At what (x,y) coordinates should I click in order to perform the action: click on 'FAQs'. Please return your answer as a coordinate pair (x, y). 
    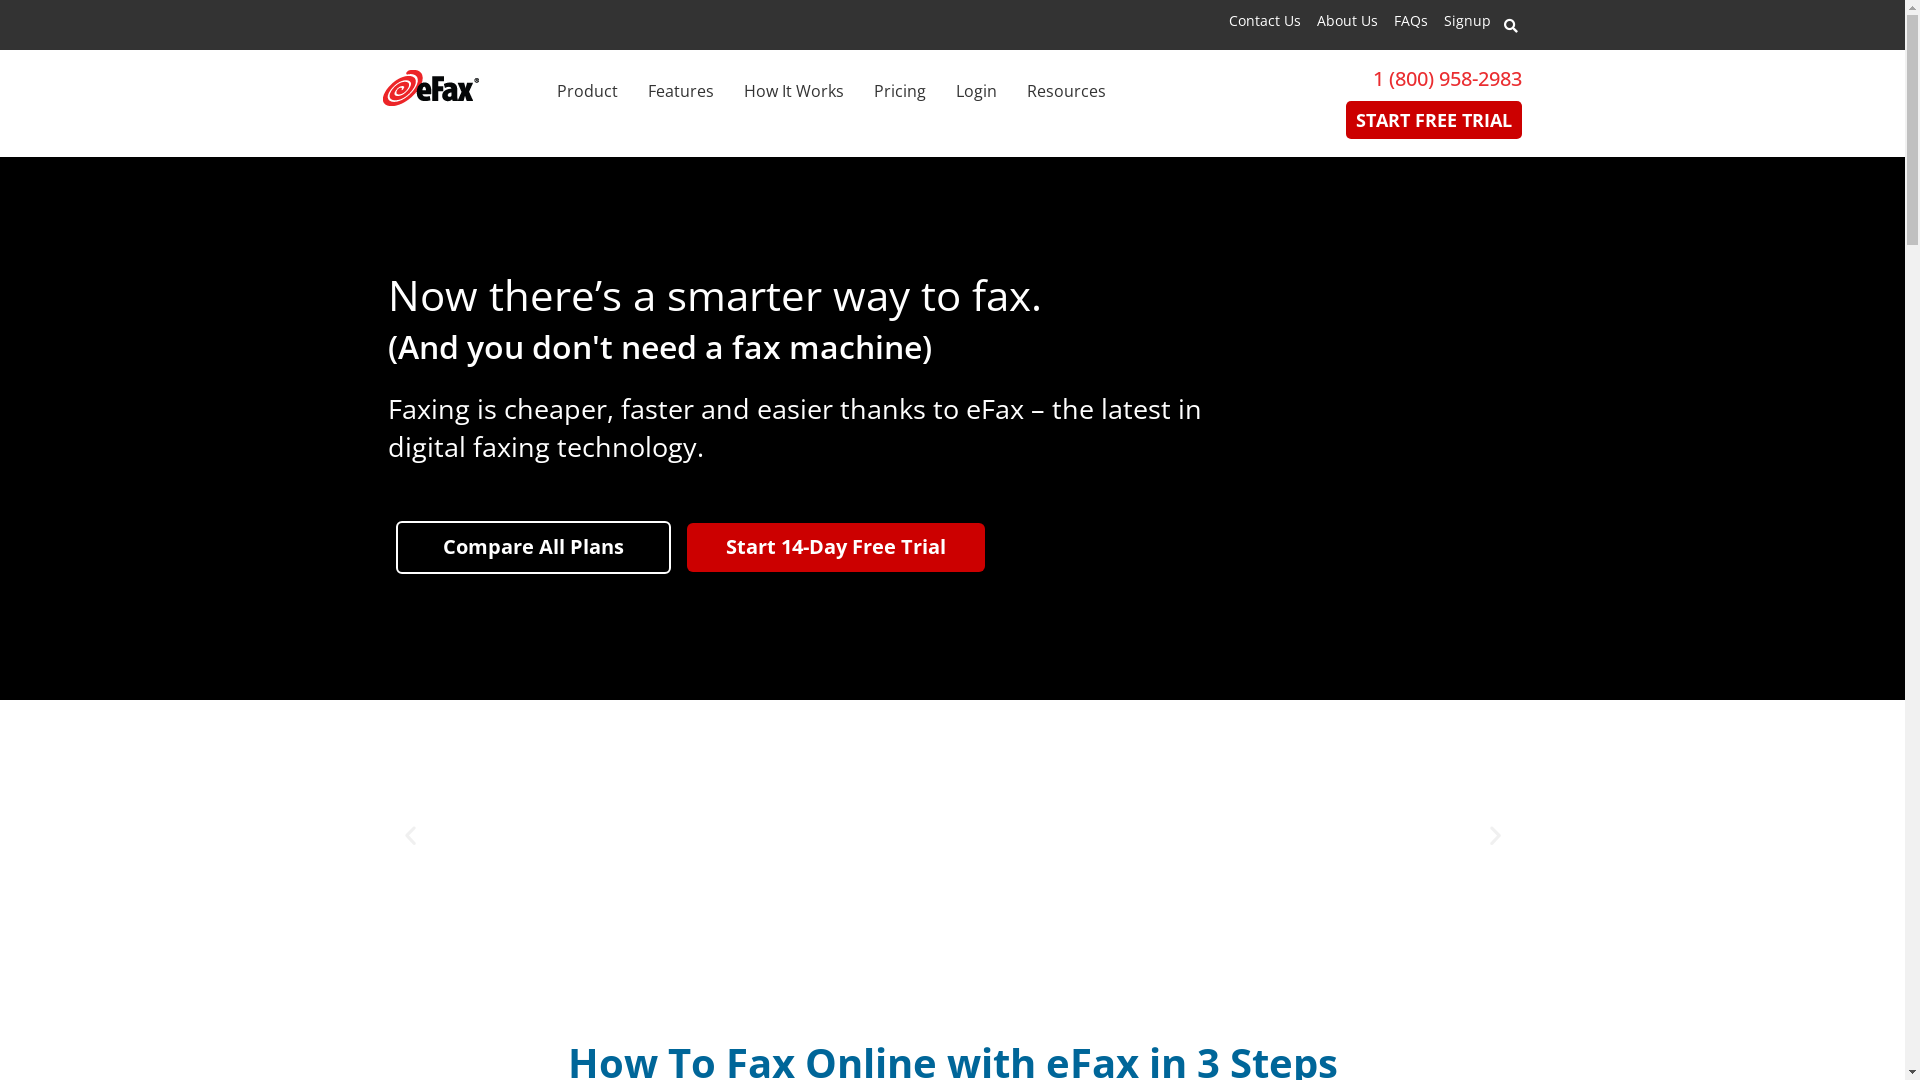
    Looking at the image, I should click on (1385, 20).